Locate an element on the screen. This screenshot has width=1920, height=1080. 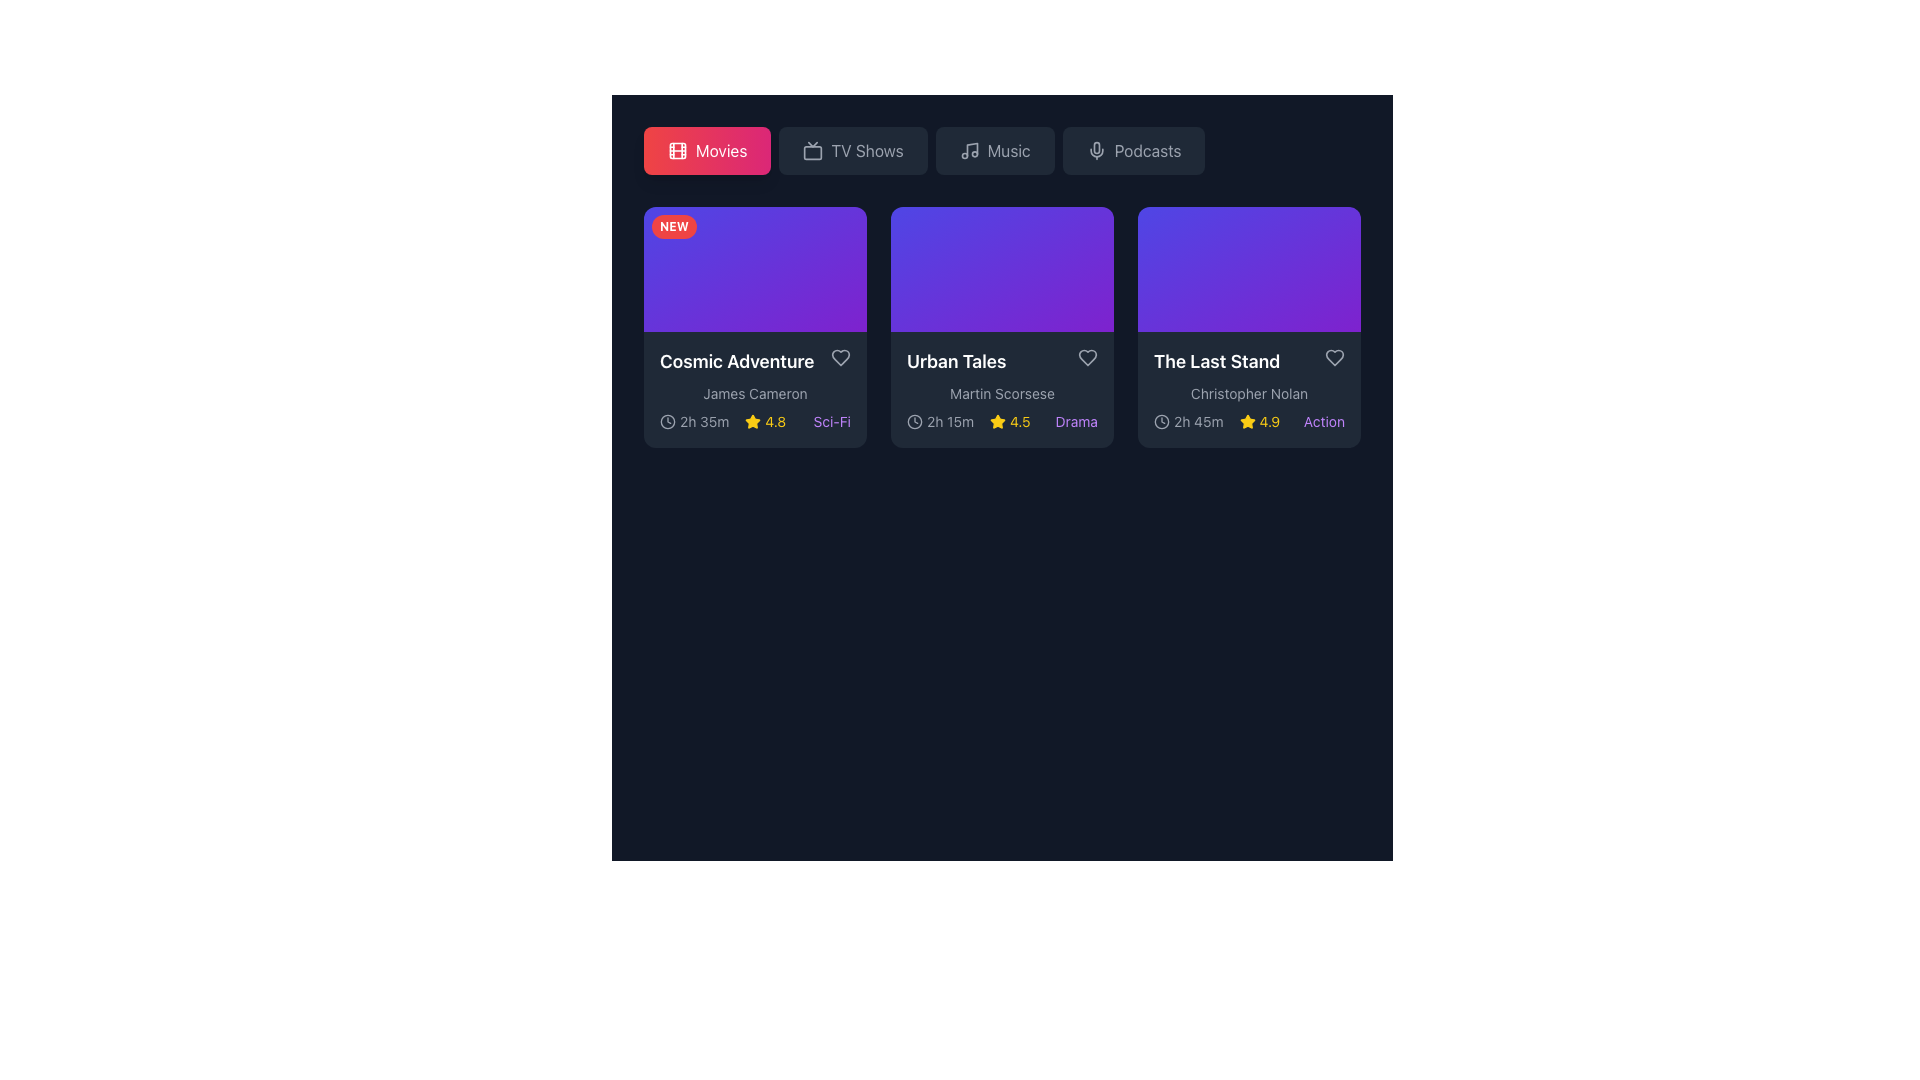
static text displaying the media duration of '2 hours and 45 minutes', which is located below the title 'The Last Stand' and the name 'Christopher Nolan' in the card design is located at coordinates (1188, 421).